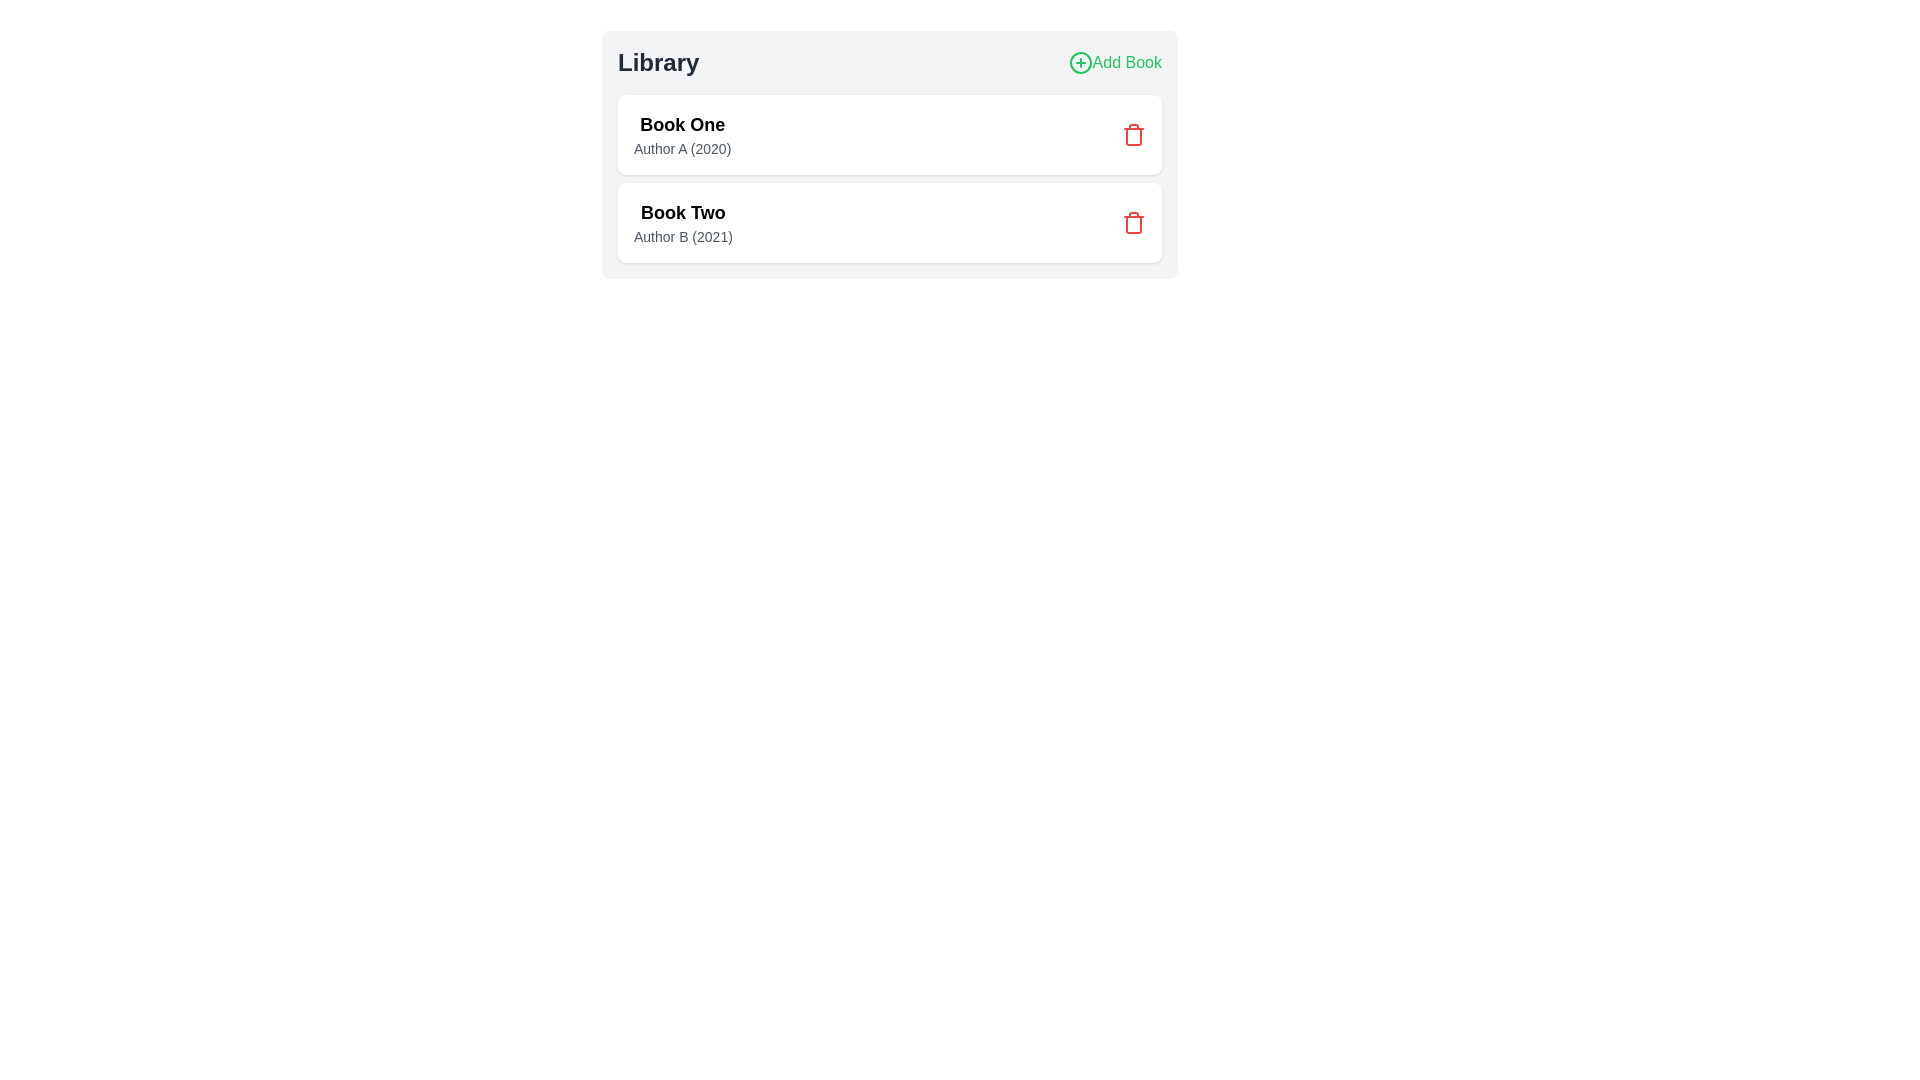 This screenshot has width=1920, height=1080. What do you see at coordinates (1133, 223) in the screenshot?
I see `the red trash can icon button located on the far right of the row labeled 'Book Two Author B (2021)'` at bounding box center [1133, 223].